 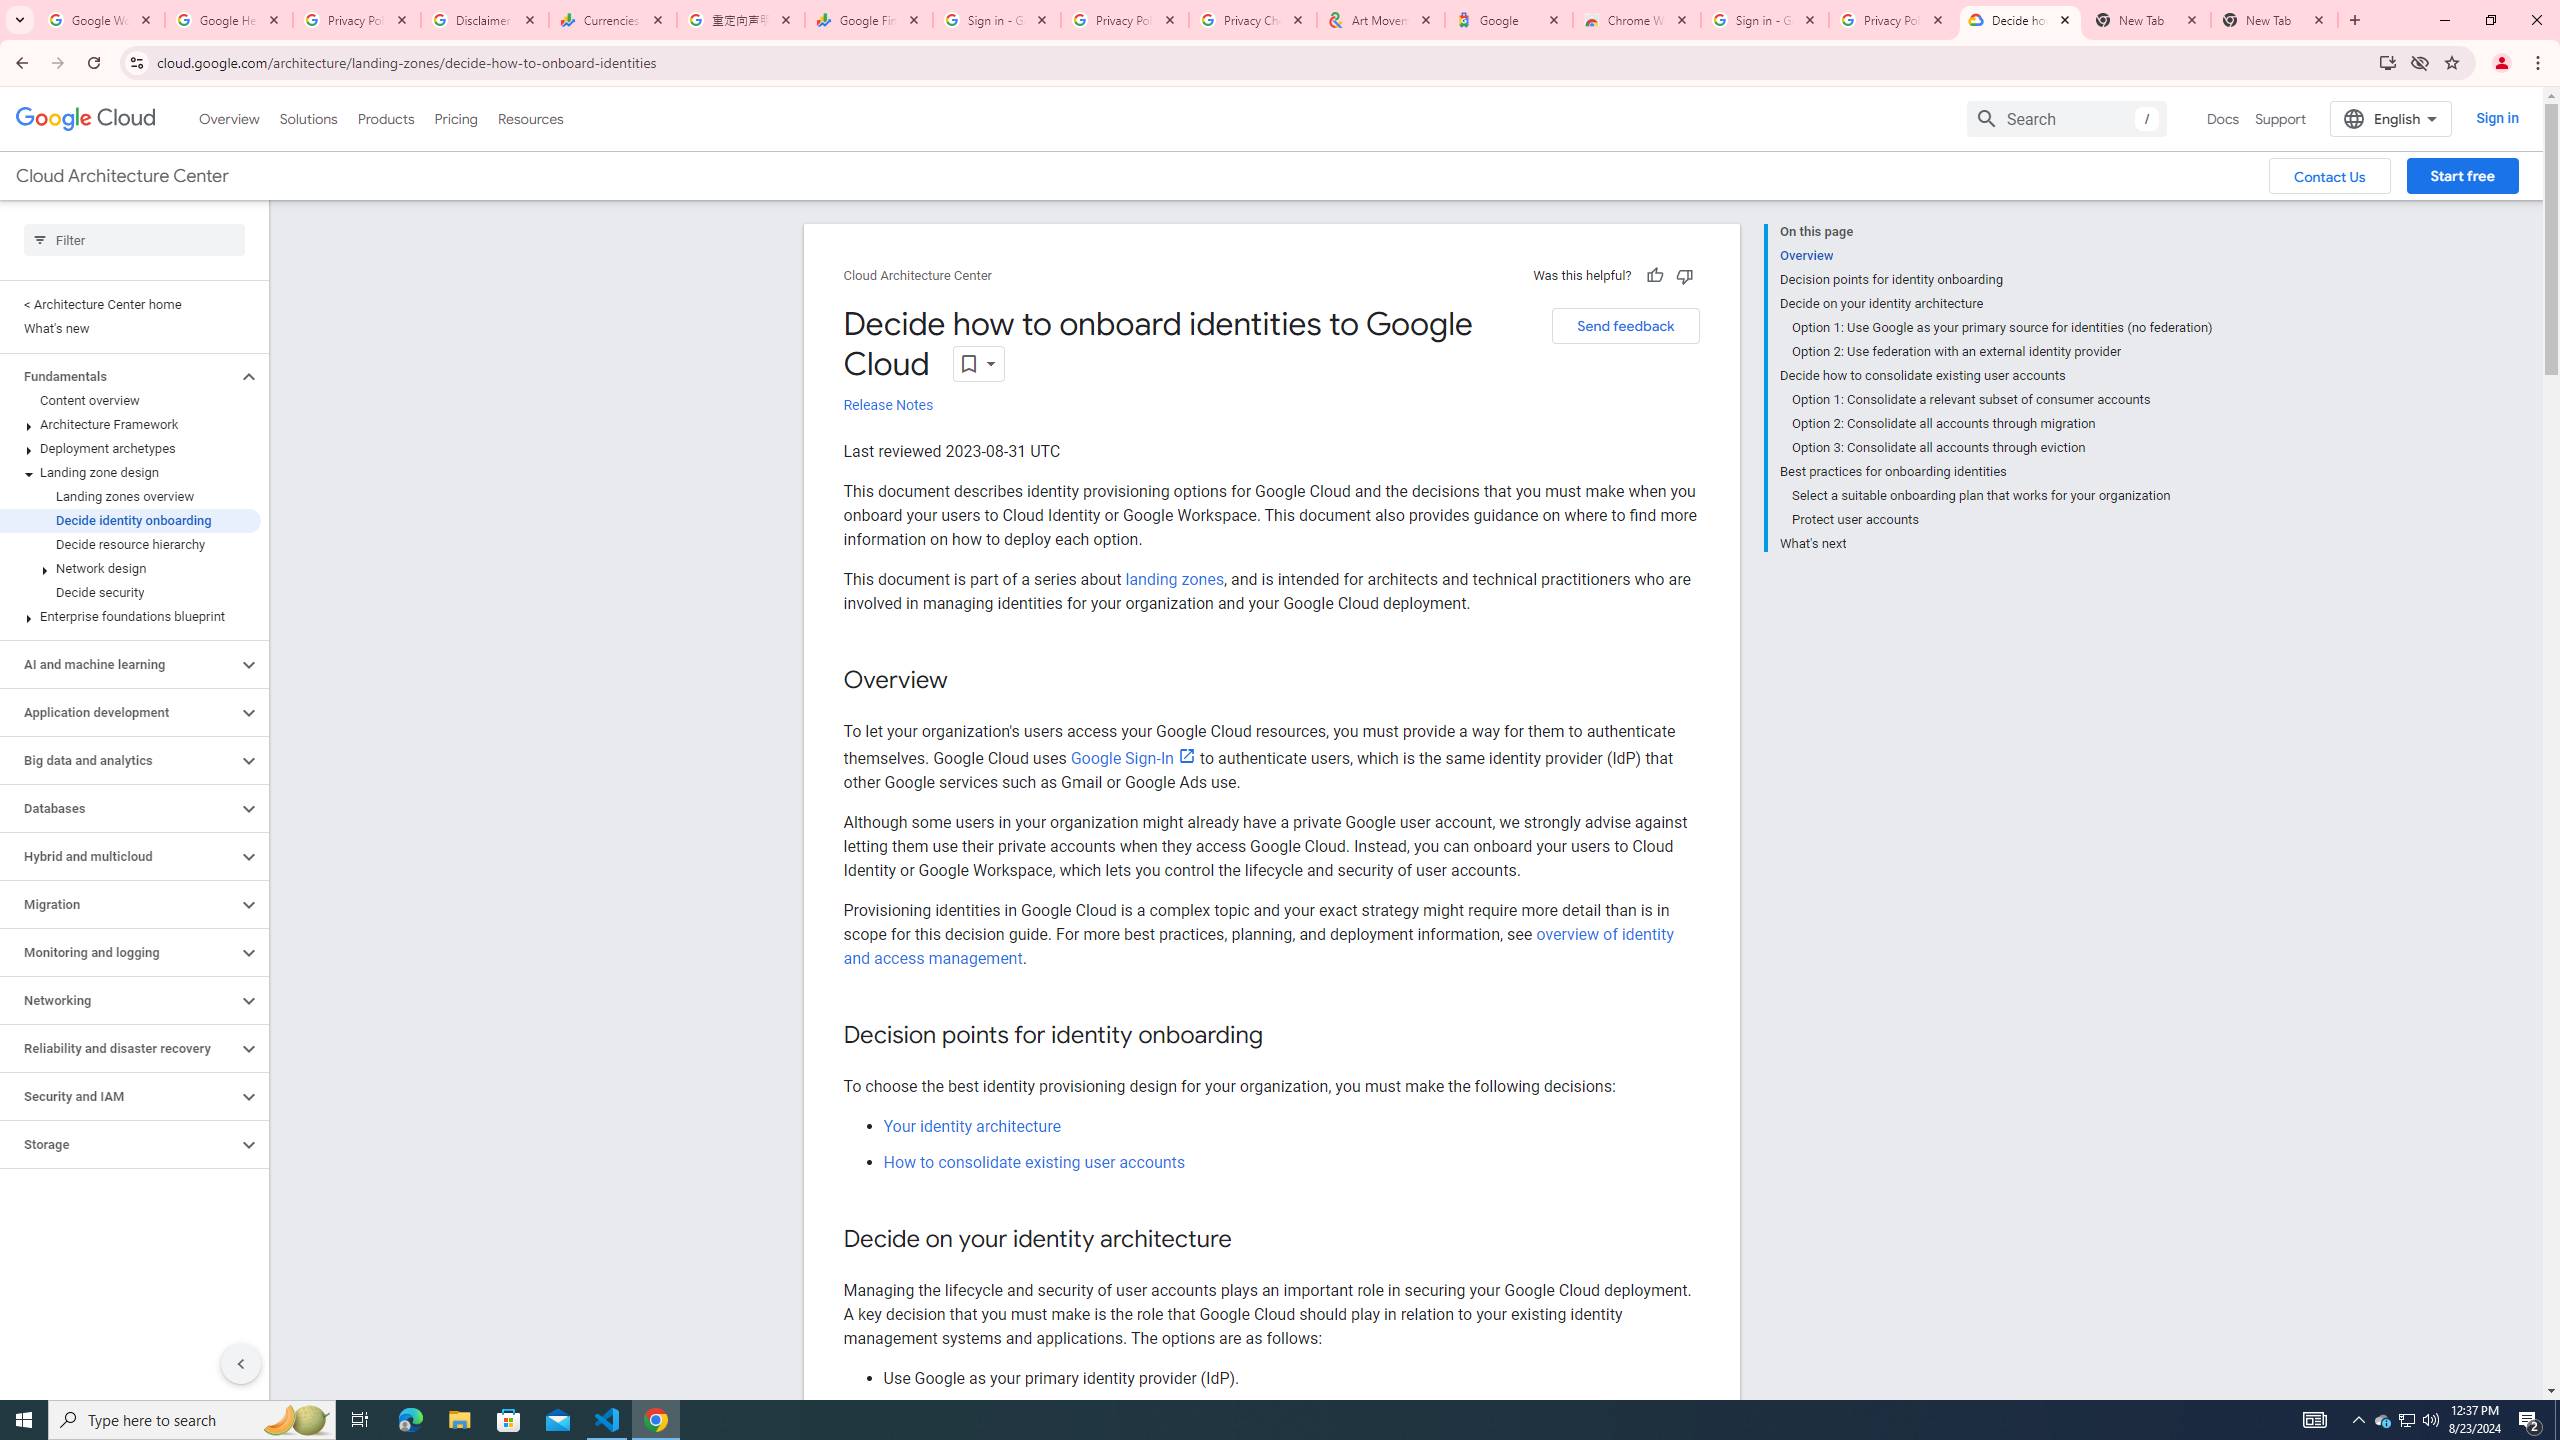 I want to click on 'Best practices for onboarding identities', so click(x=1994, y=471).